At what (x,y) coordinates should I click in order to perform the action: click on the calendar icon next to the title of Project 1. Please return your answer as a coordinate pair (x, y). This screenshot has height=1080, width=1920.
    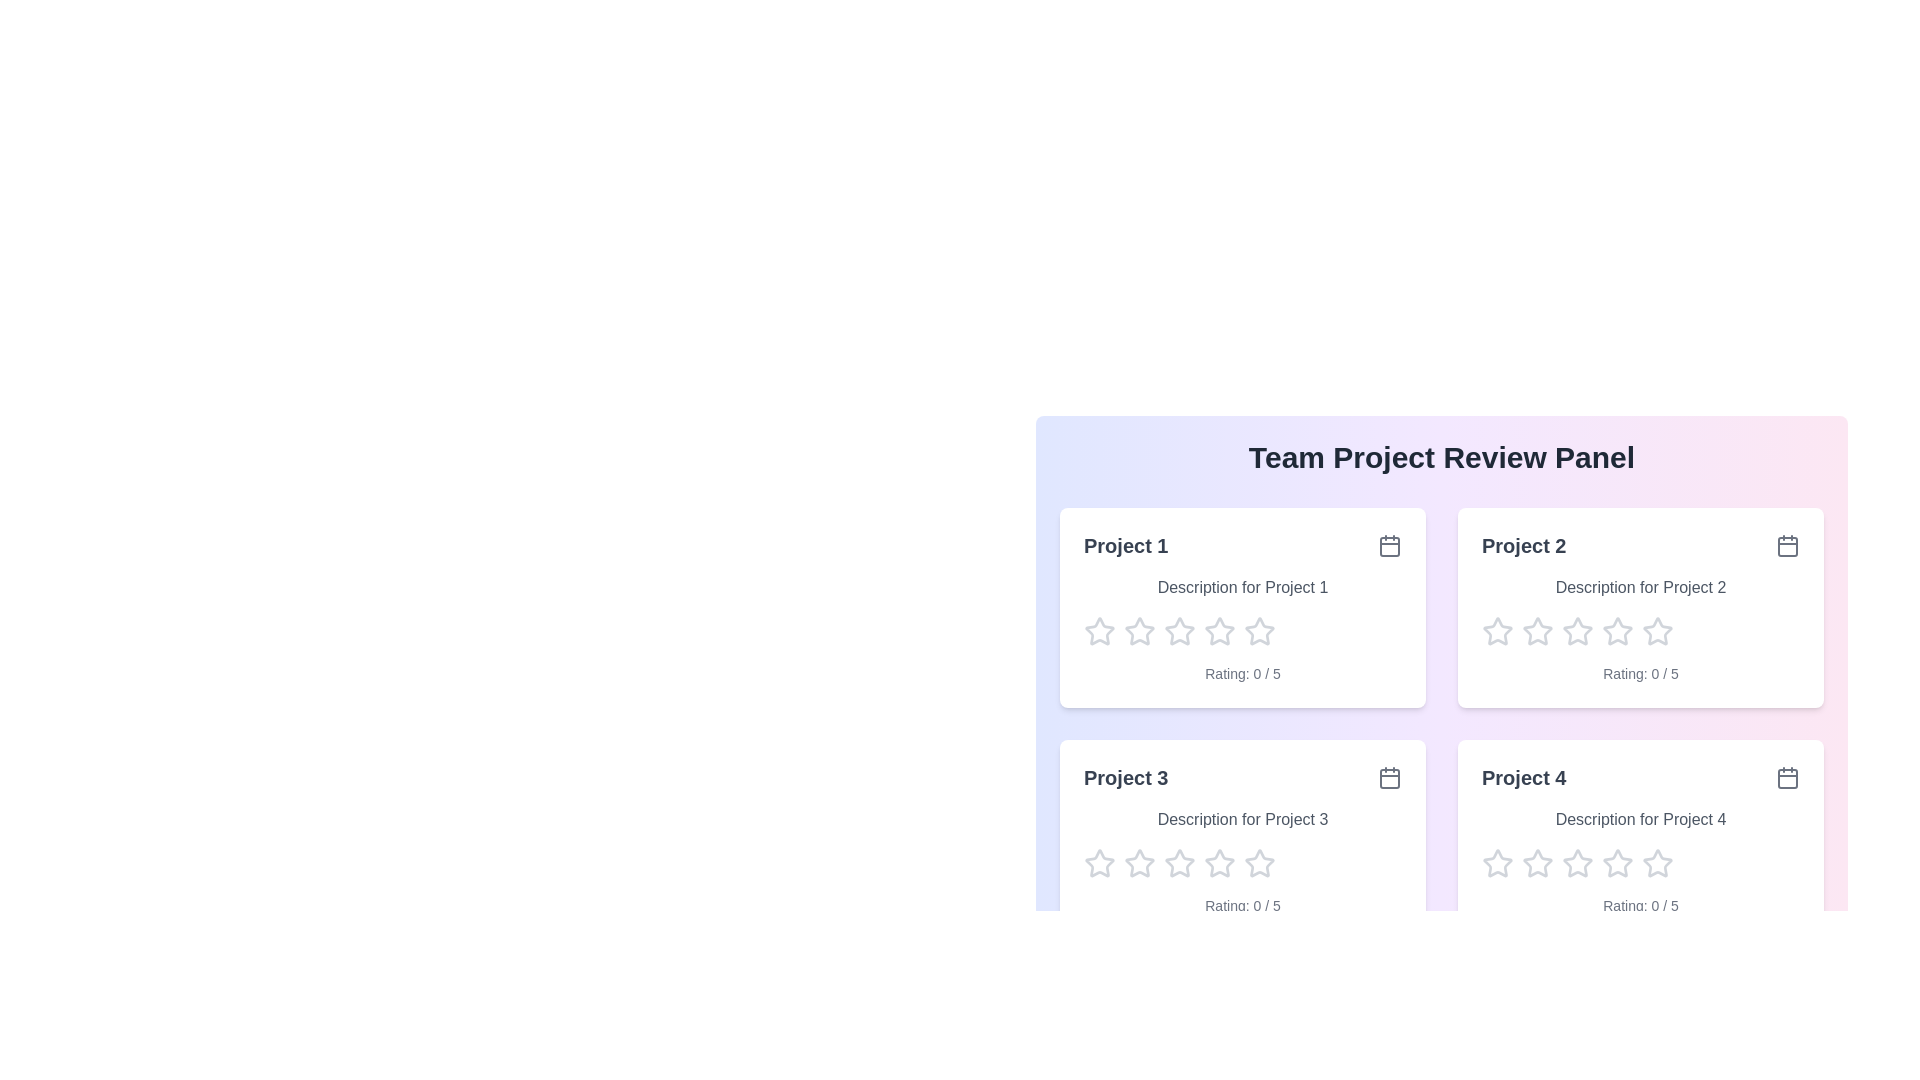
    Looking at the image, I should click on (1389, 546).